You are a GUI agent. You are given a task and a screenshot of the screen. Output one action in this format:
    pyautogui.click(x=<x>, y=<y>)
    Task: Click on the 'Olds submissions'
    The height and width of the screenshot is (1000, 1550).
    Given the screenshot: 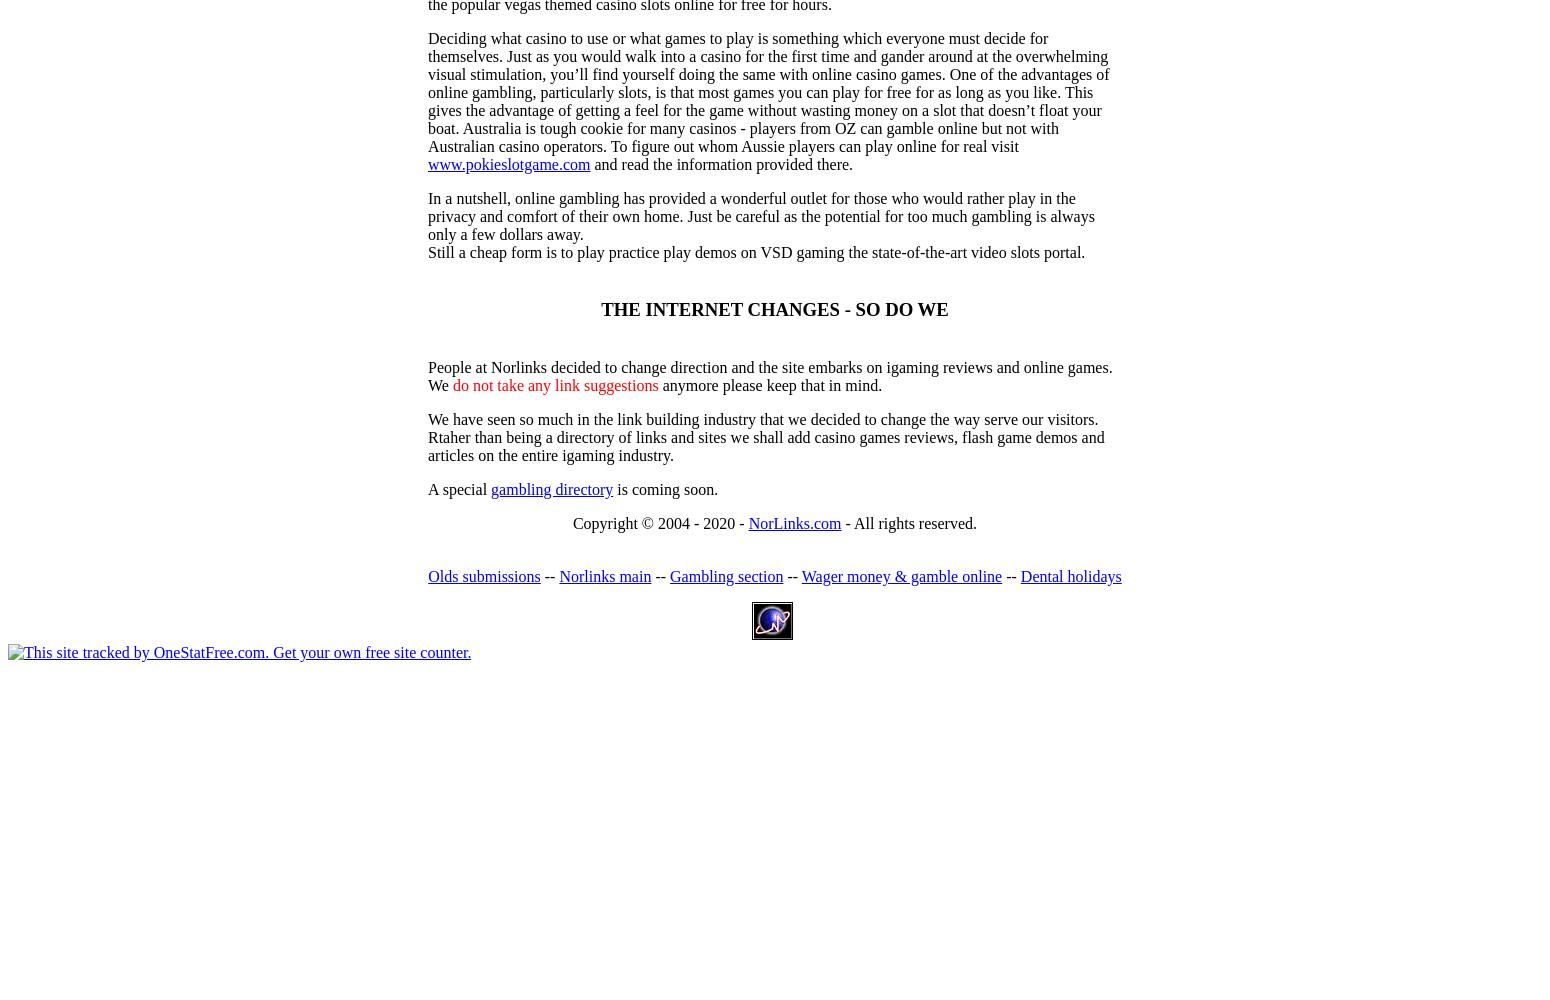 What is the action you would take?
    pyautogui.click(x=427, y=575)
    